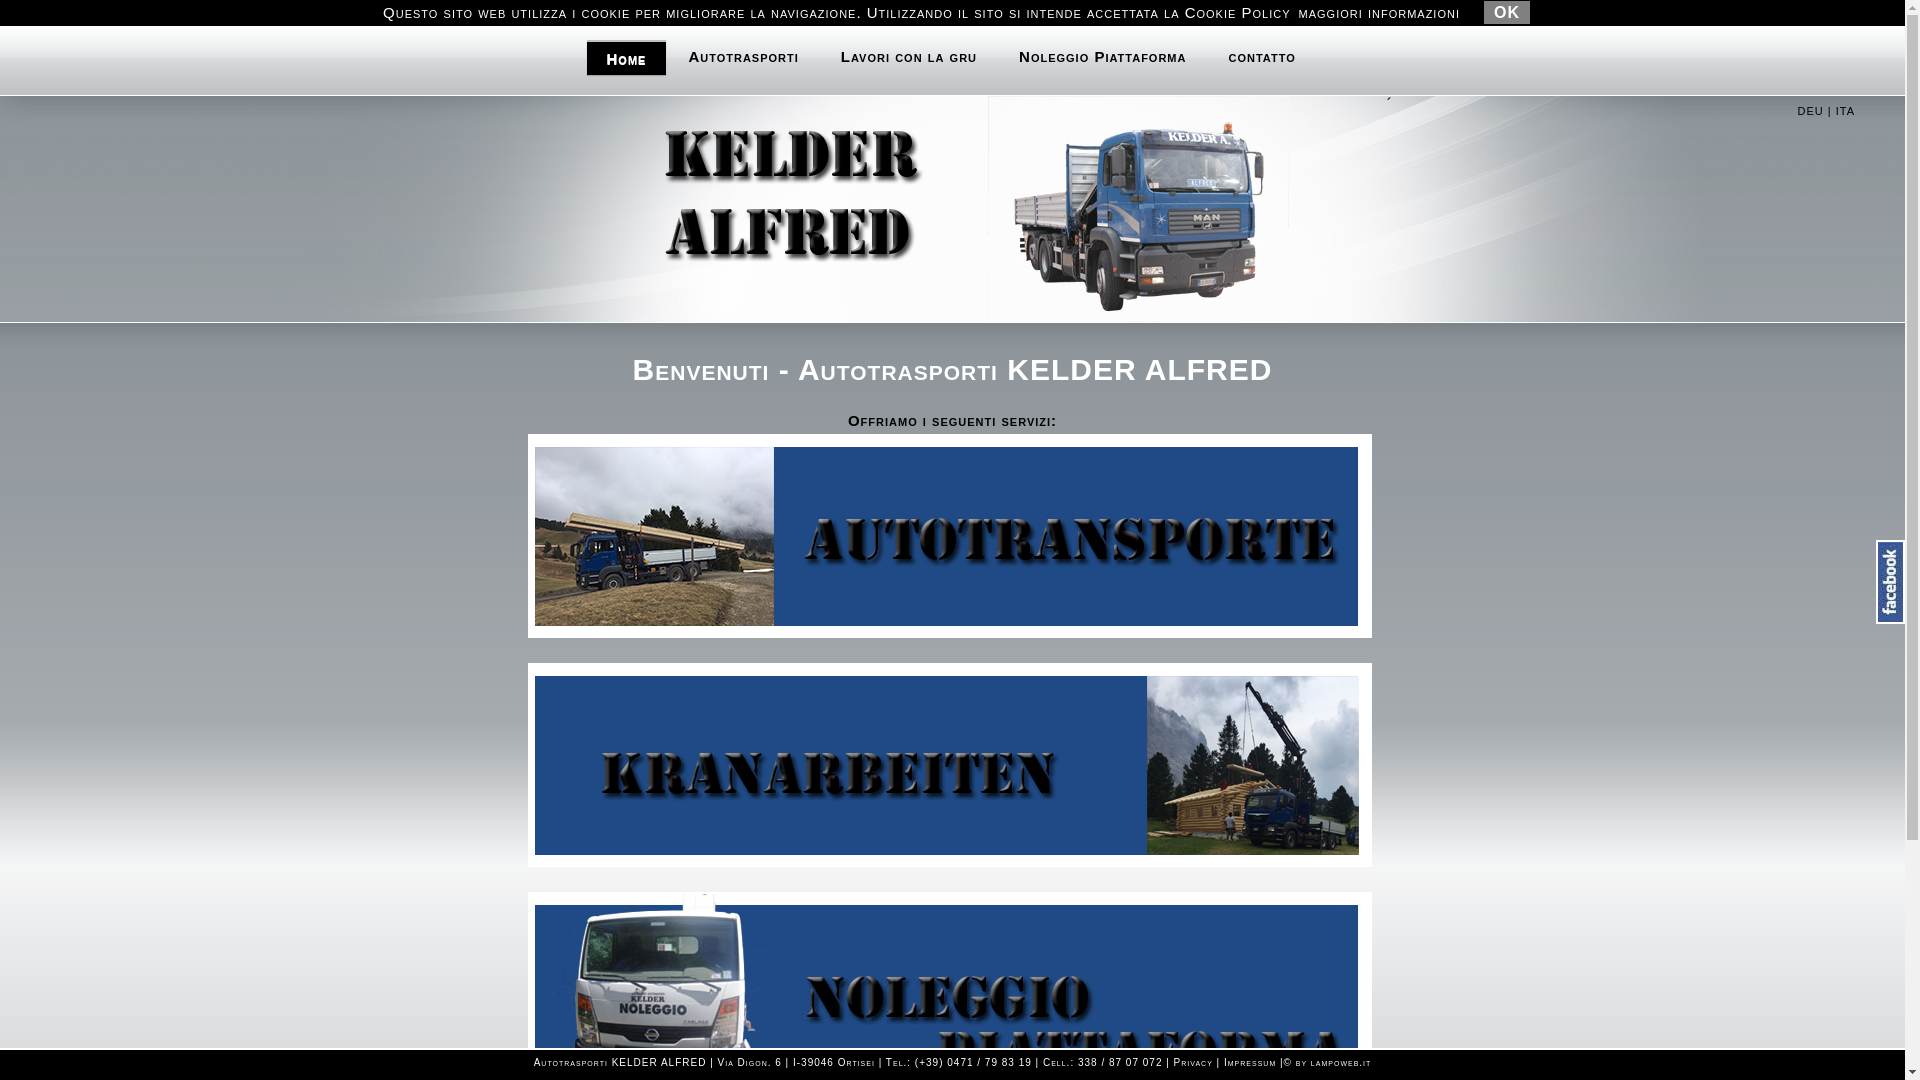 This screenshot has width=1920, height=1080. What do you see at coordinates (1299, 12) in the screenshot?
I see `'maggiori informazioni'` at bounding box center [1299, 12].